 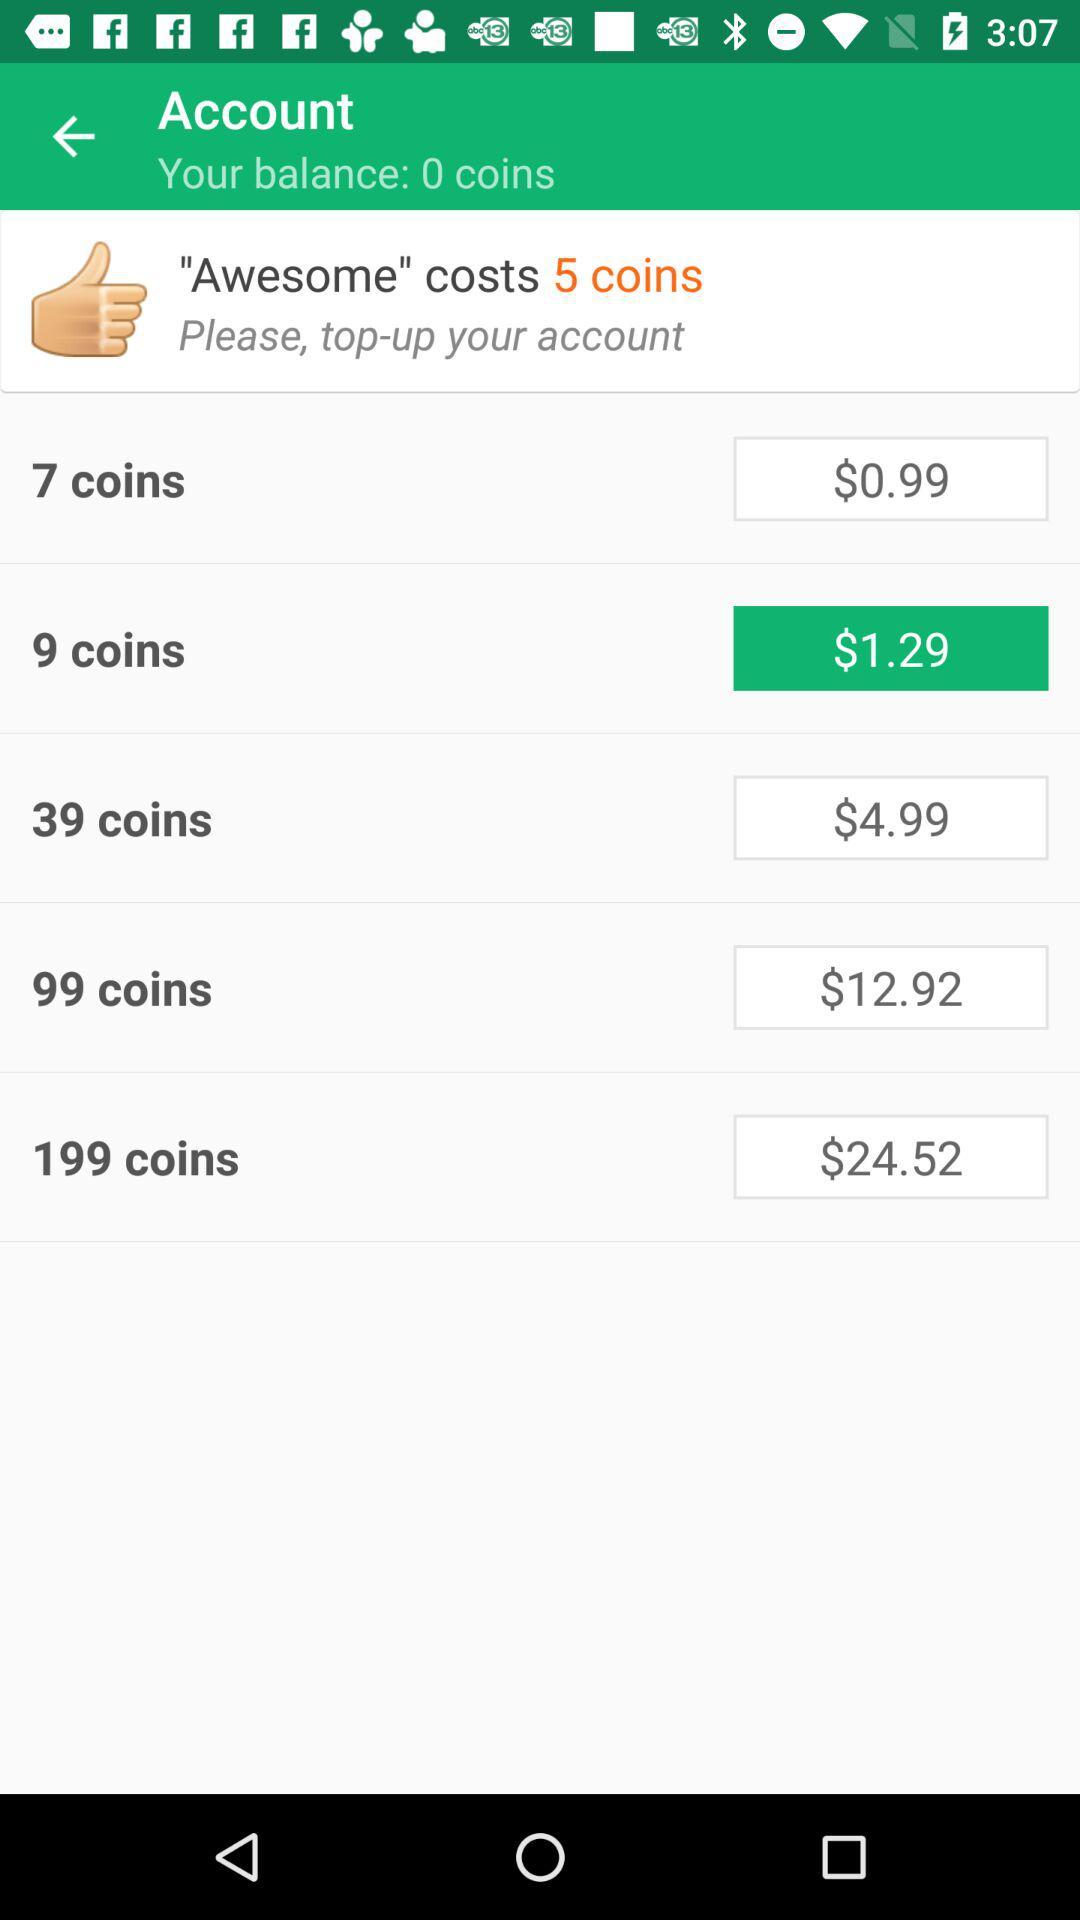 I want to click on icon to the left of the $4.99, so click(x=382, y=817).